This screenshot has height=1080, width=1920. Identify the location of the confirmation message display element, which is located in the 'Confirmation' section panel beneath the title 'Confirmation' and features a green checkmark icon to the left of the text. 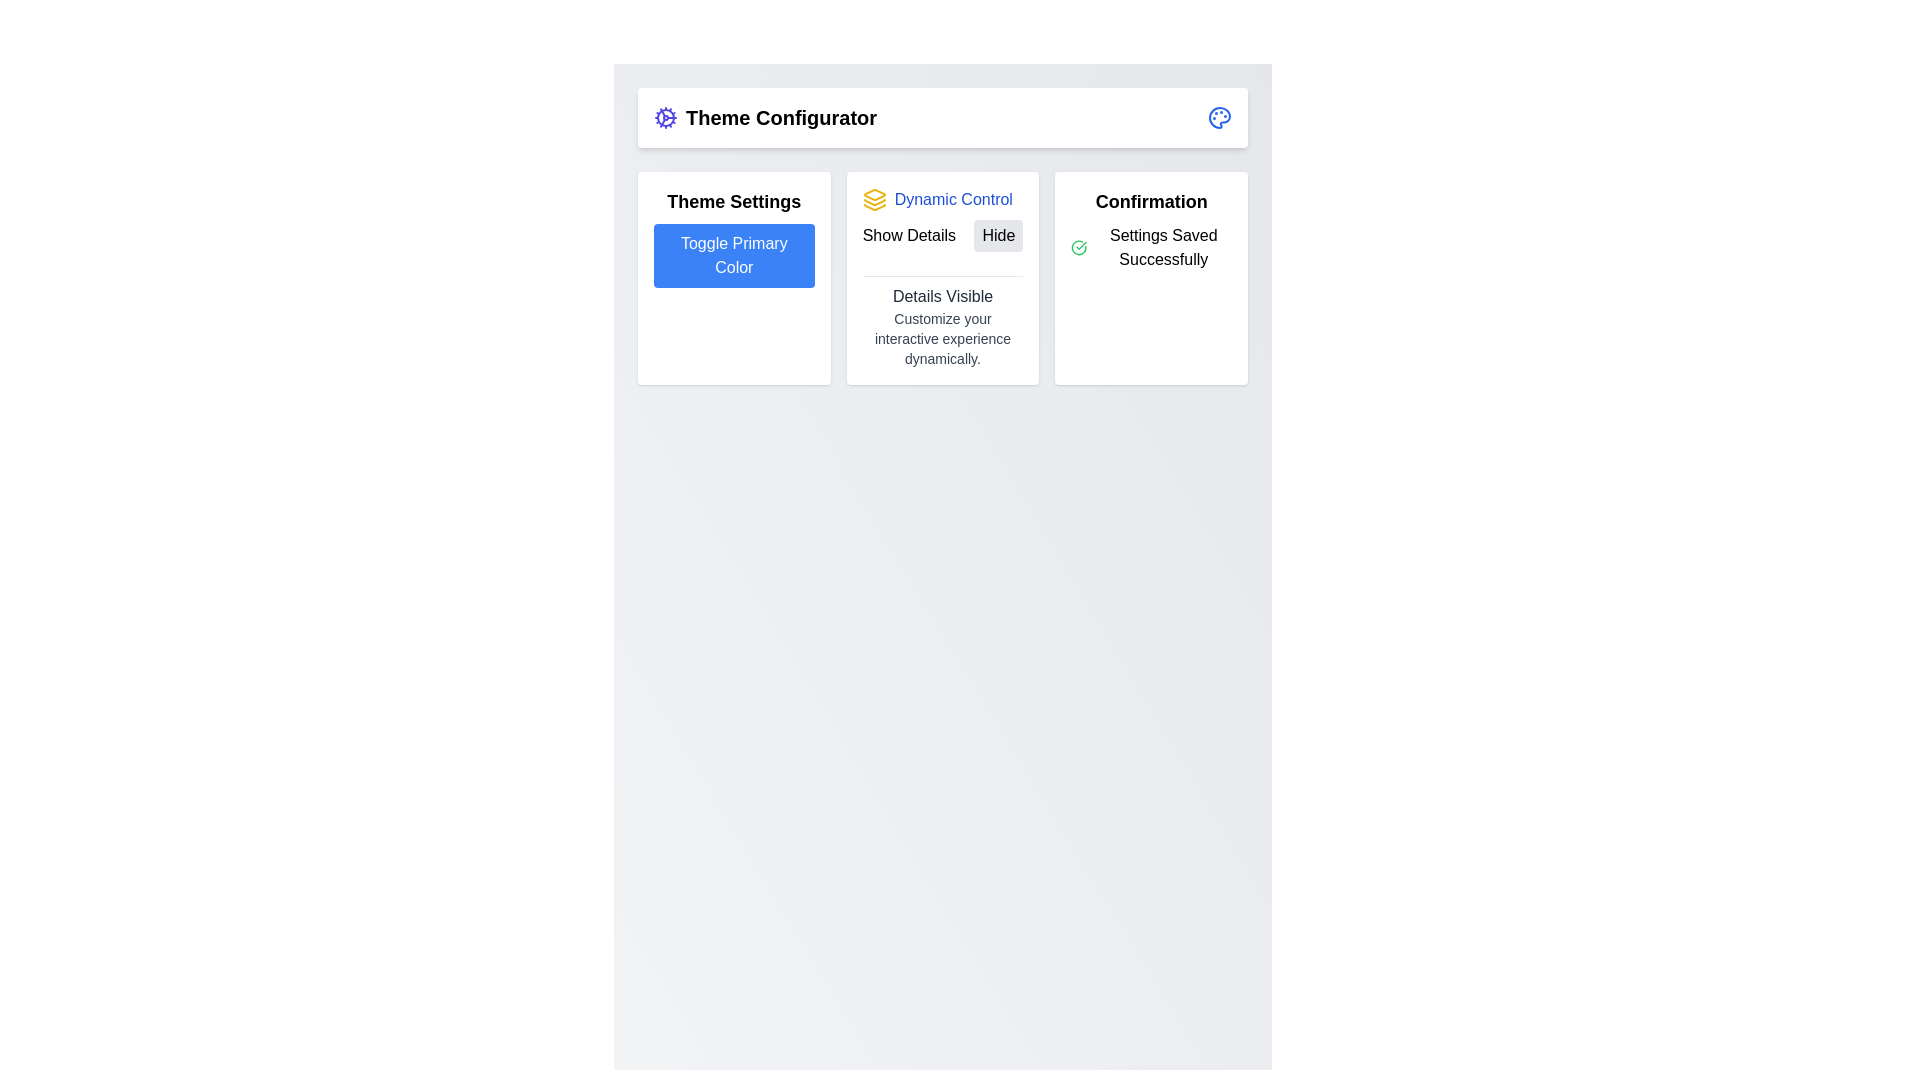
(1151, 246).